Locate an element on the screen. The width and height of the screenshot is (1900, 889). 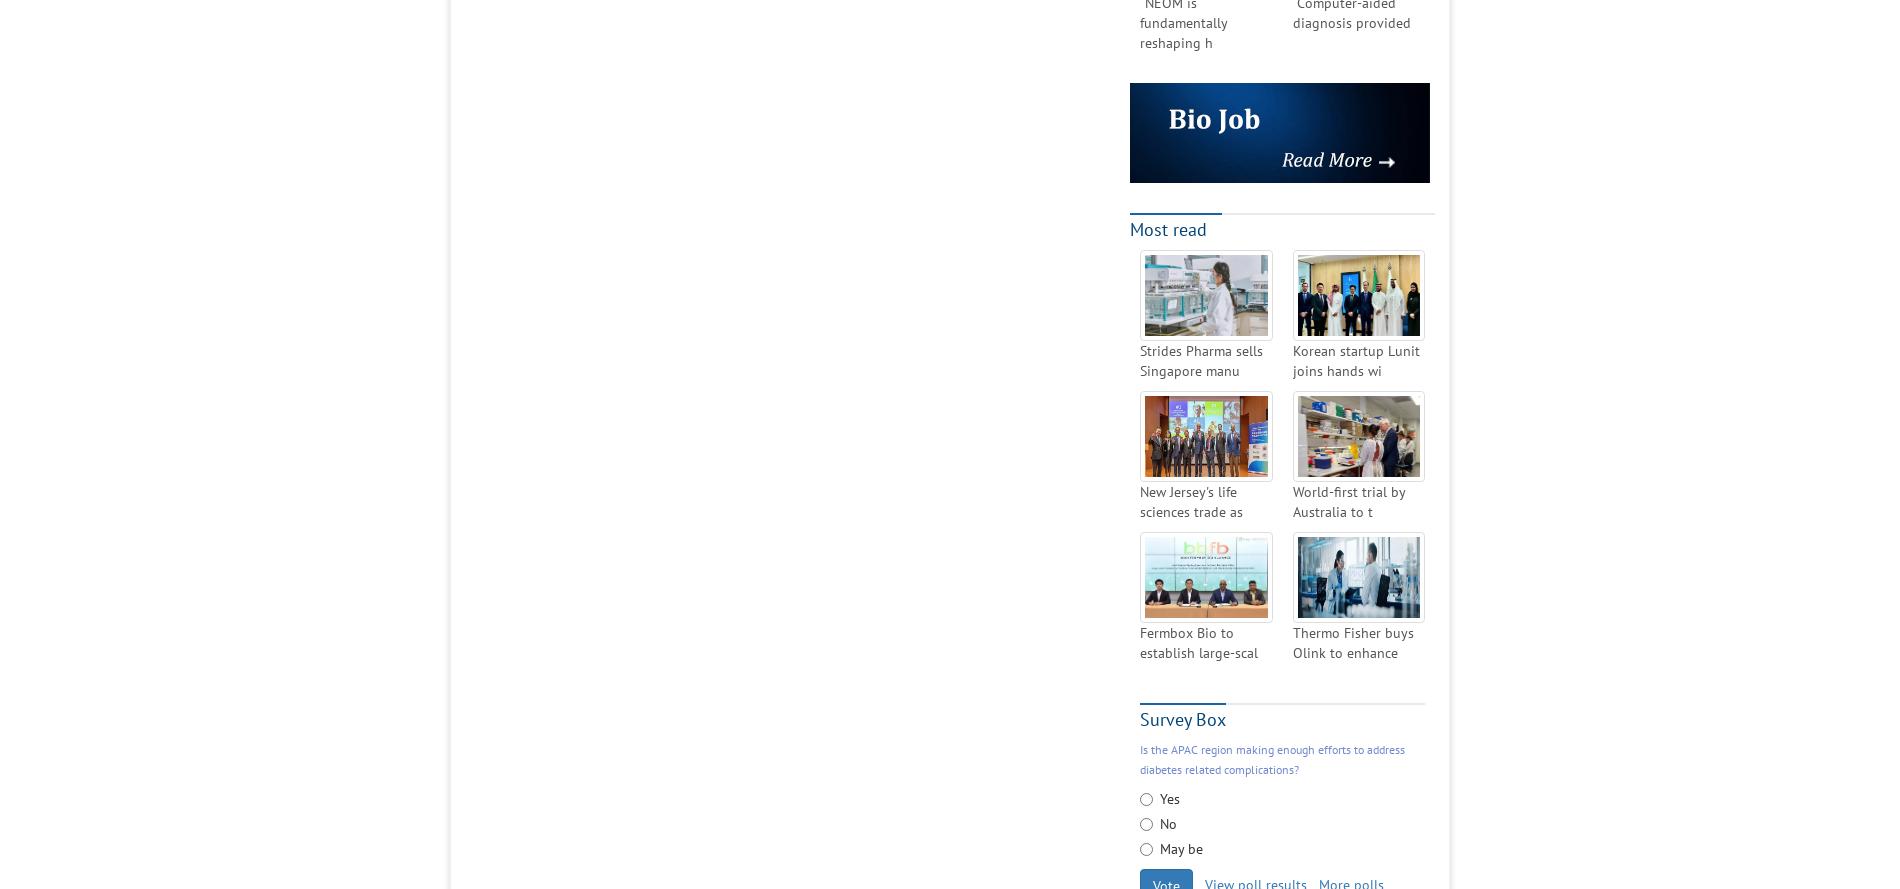
'Most read' is located at coordinates (1168, 227).